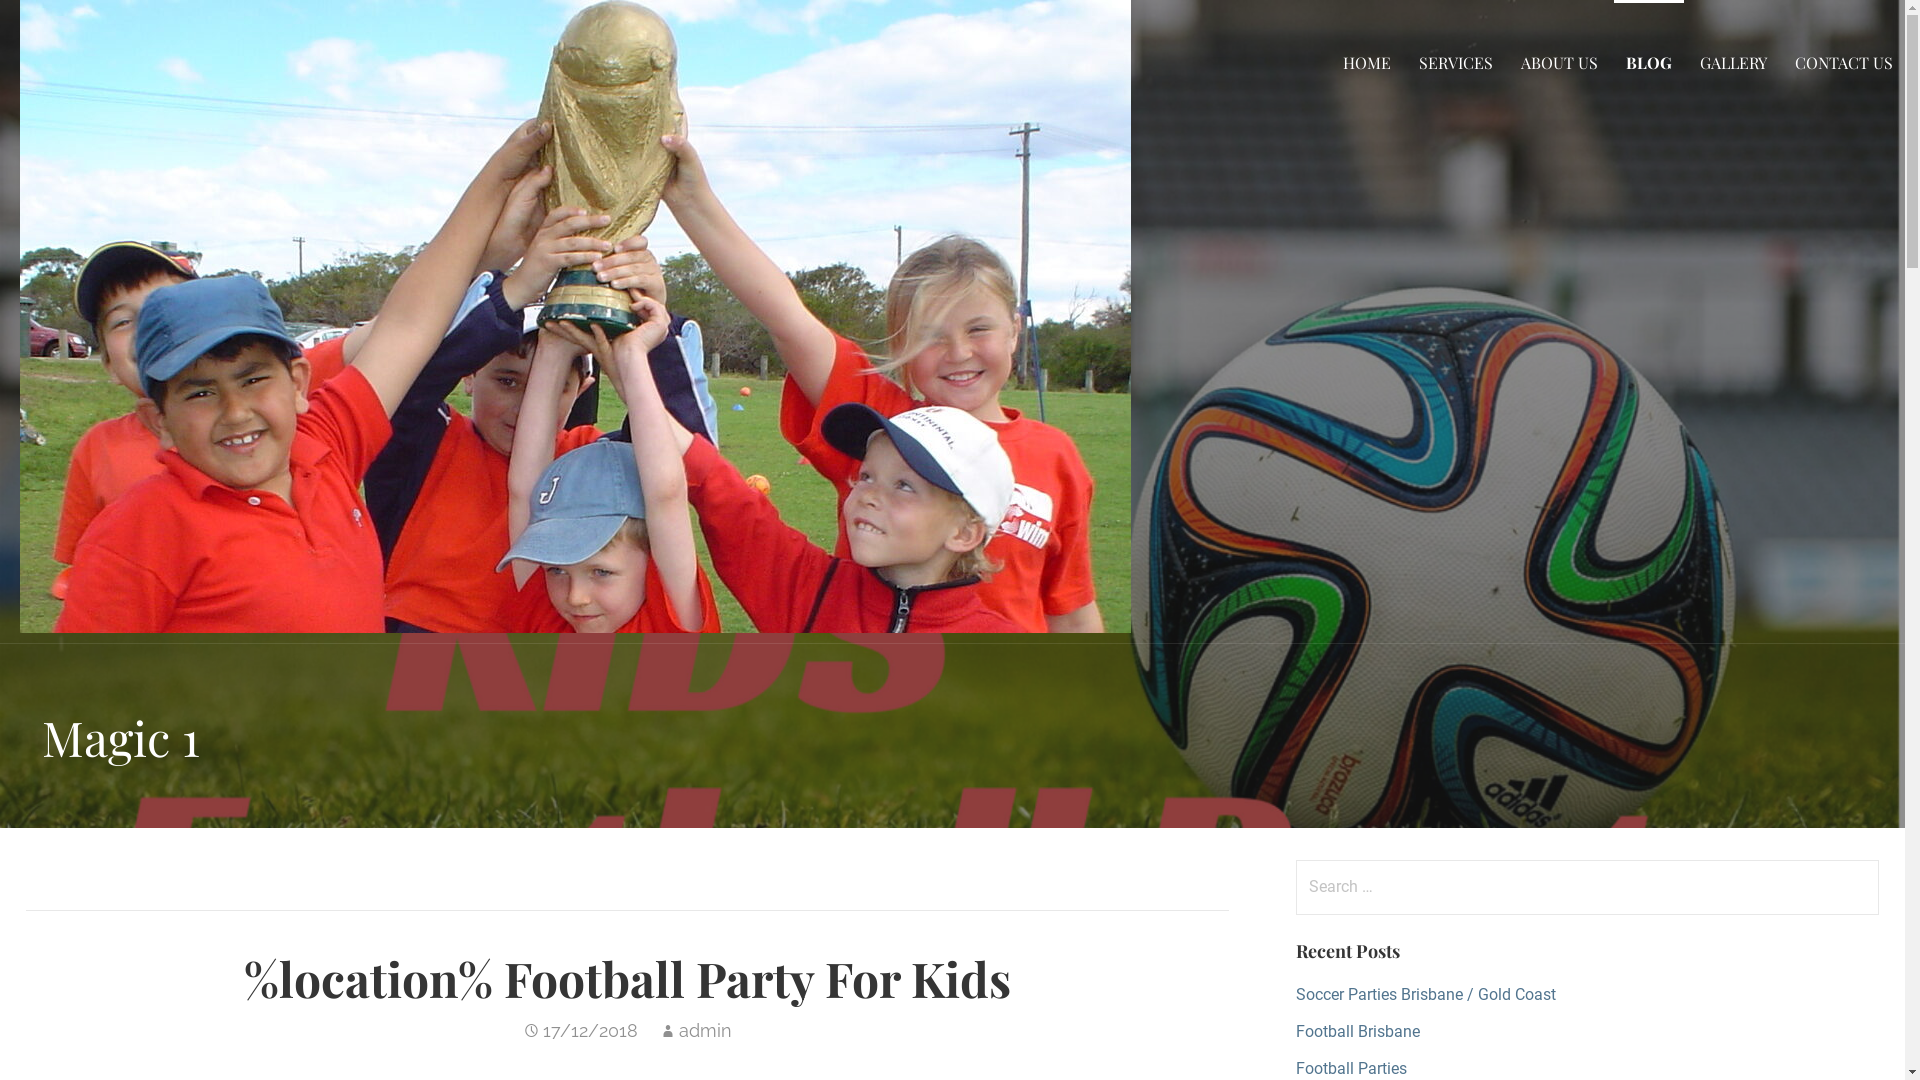  Describe the element at coordinates (1558, 61) in the screenshot. I see `'ABOUT US'` at that location.